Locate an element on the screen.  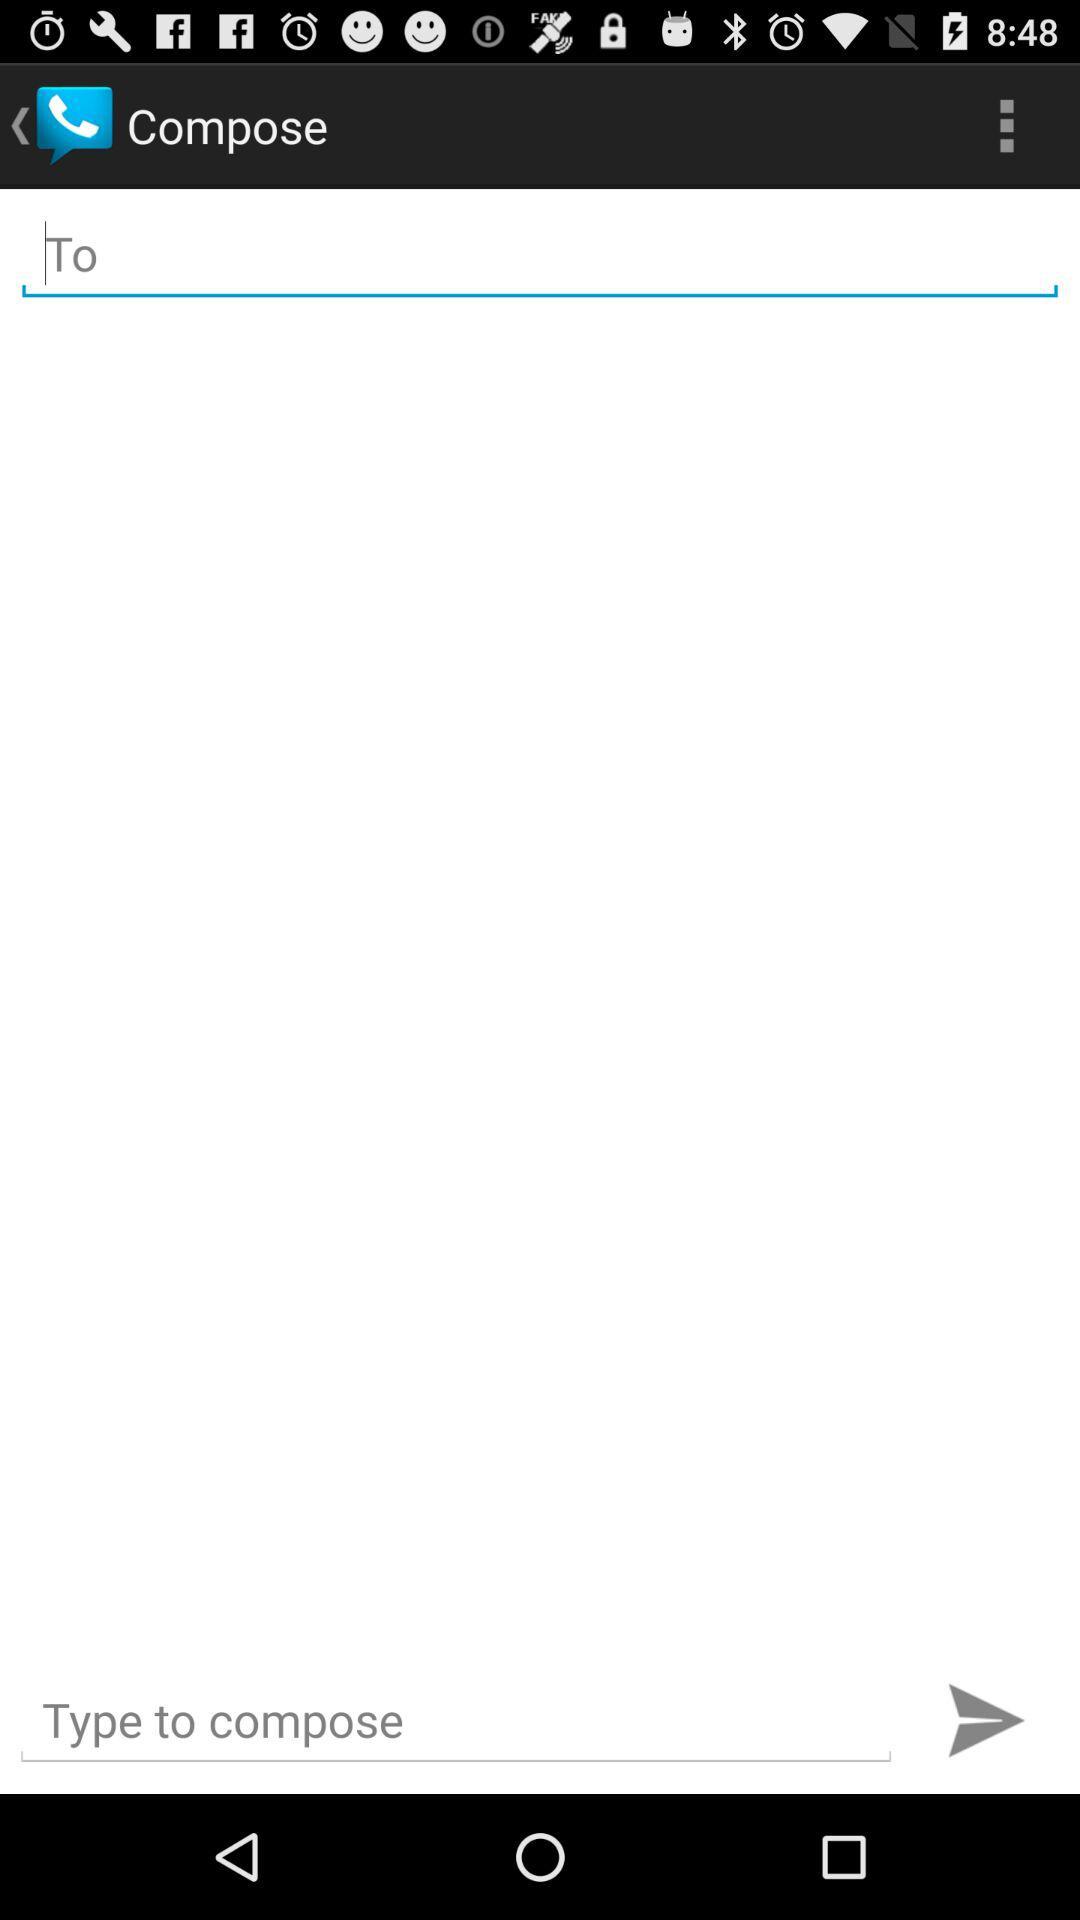
address line for message is located at coordinates (540, 253).